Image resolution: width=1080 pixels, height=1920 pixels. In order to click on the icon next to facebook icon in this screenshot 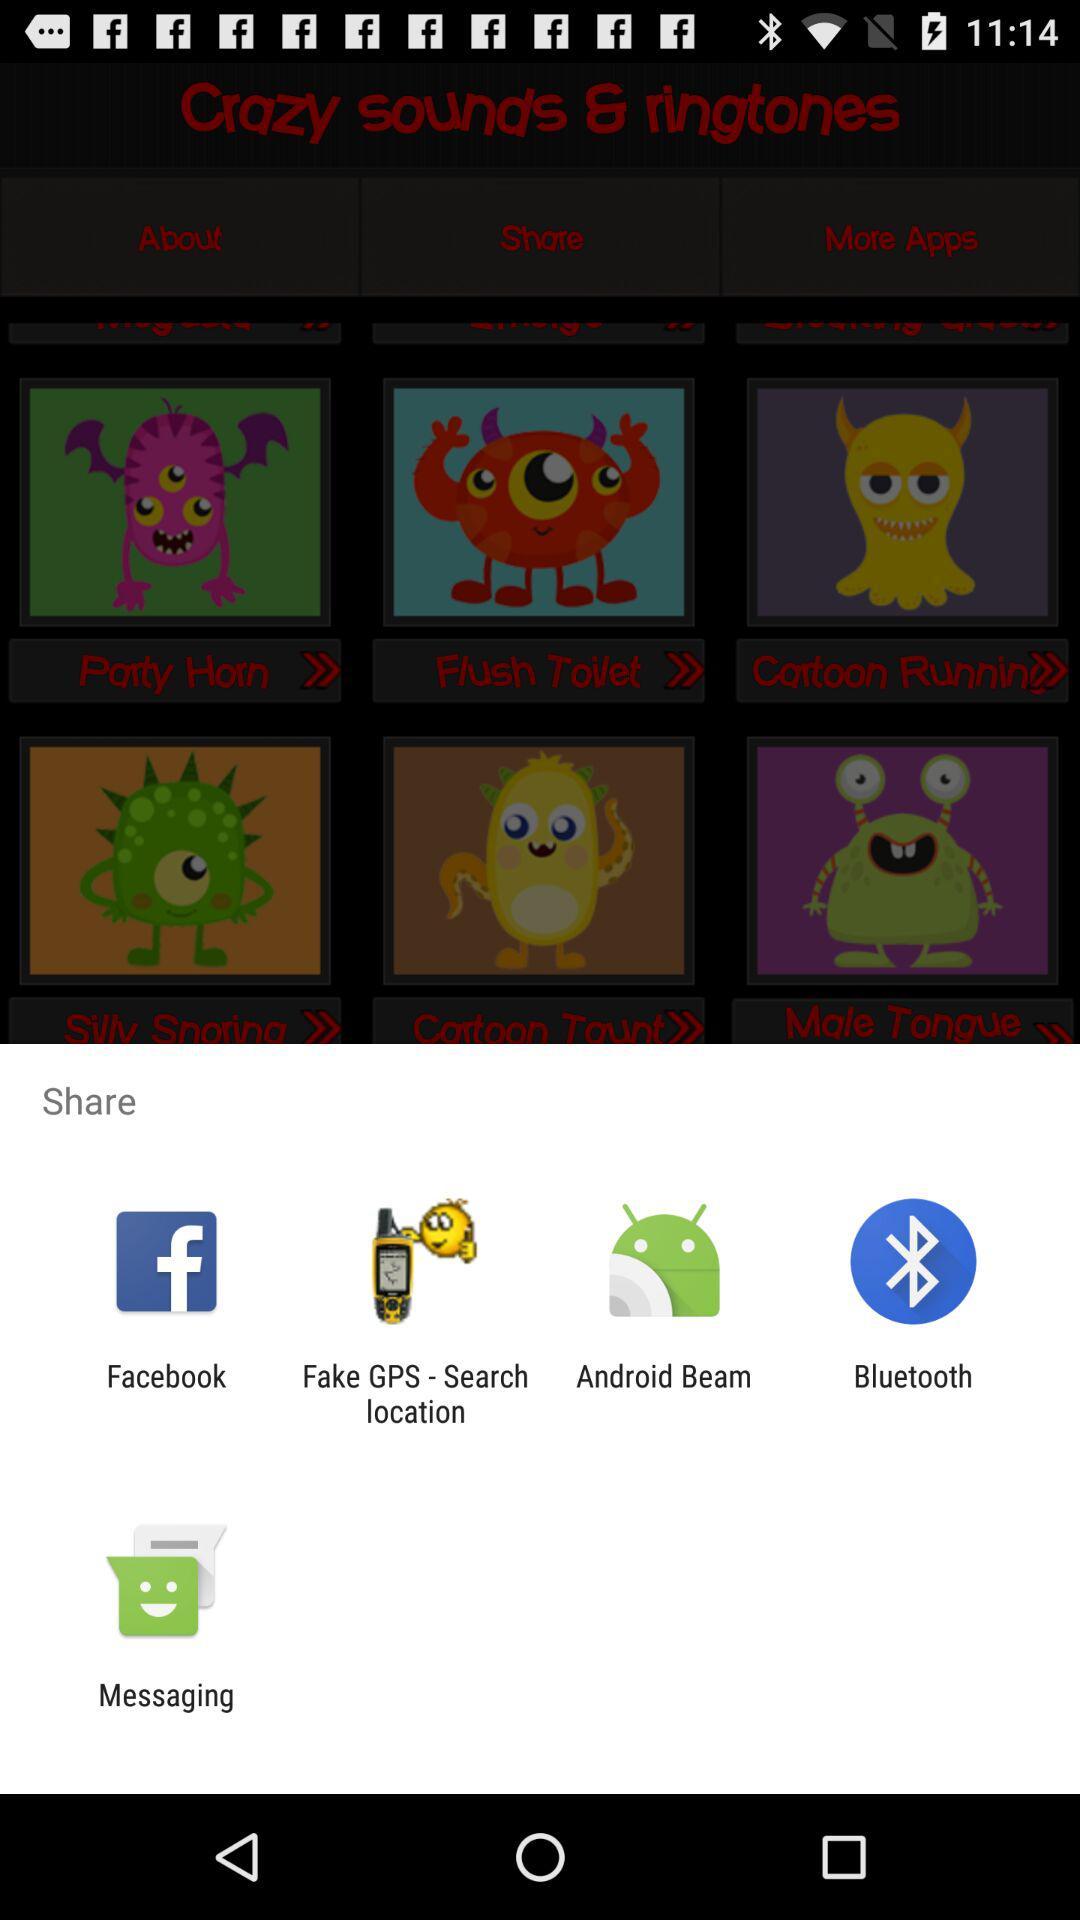, I will do `click(414, 1392)`.